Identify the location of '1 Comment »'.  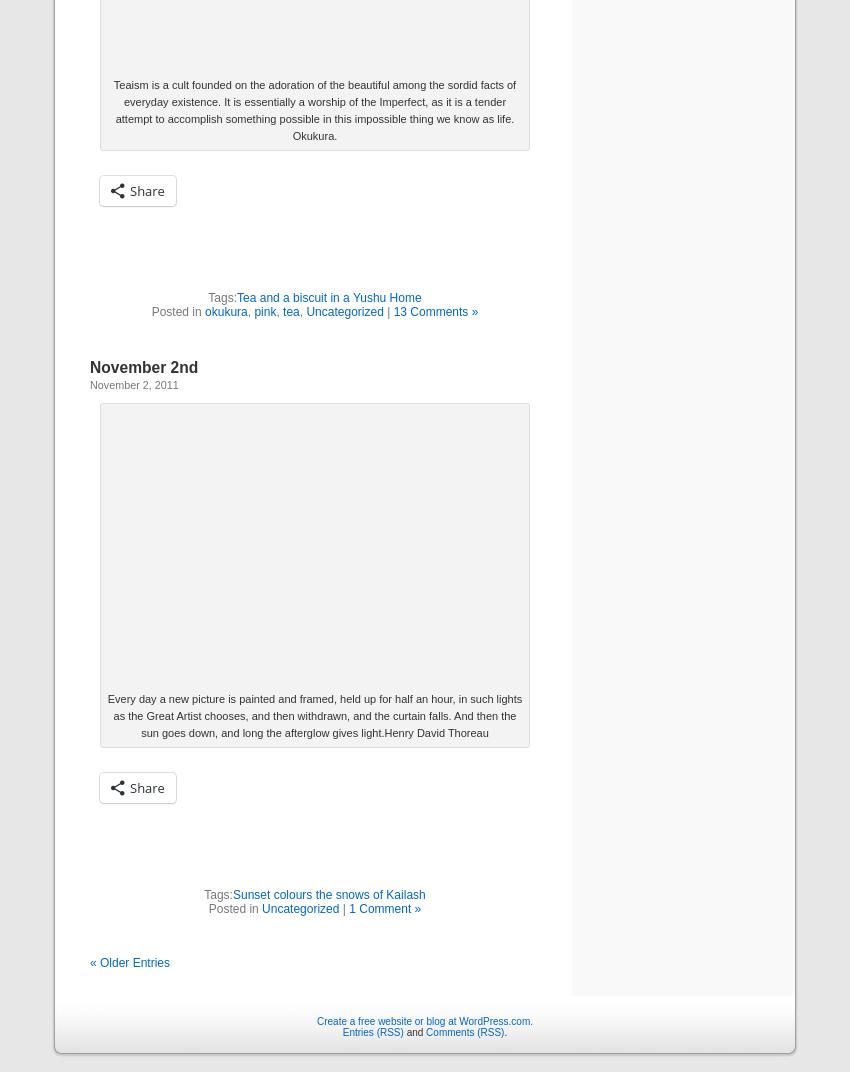
(348, 907).